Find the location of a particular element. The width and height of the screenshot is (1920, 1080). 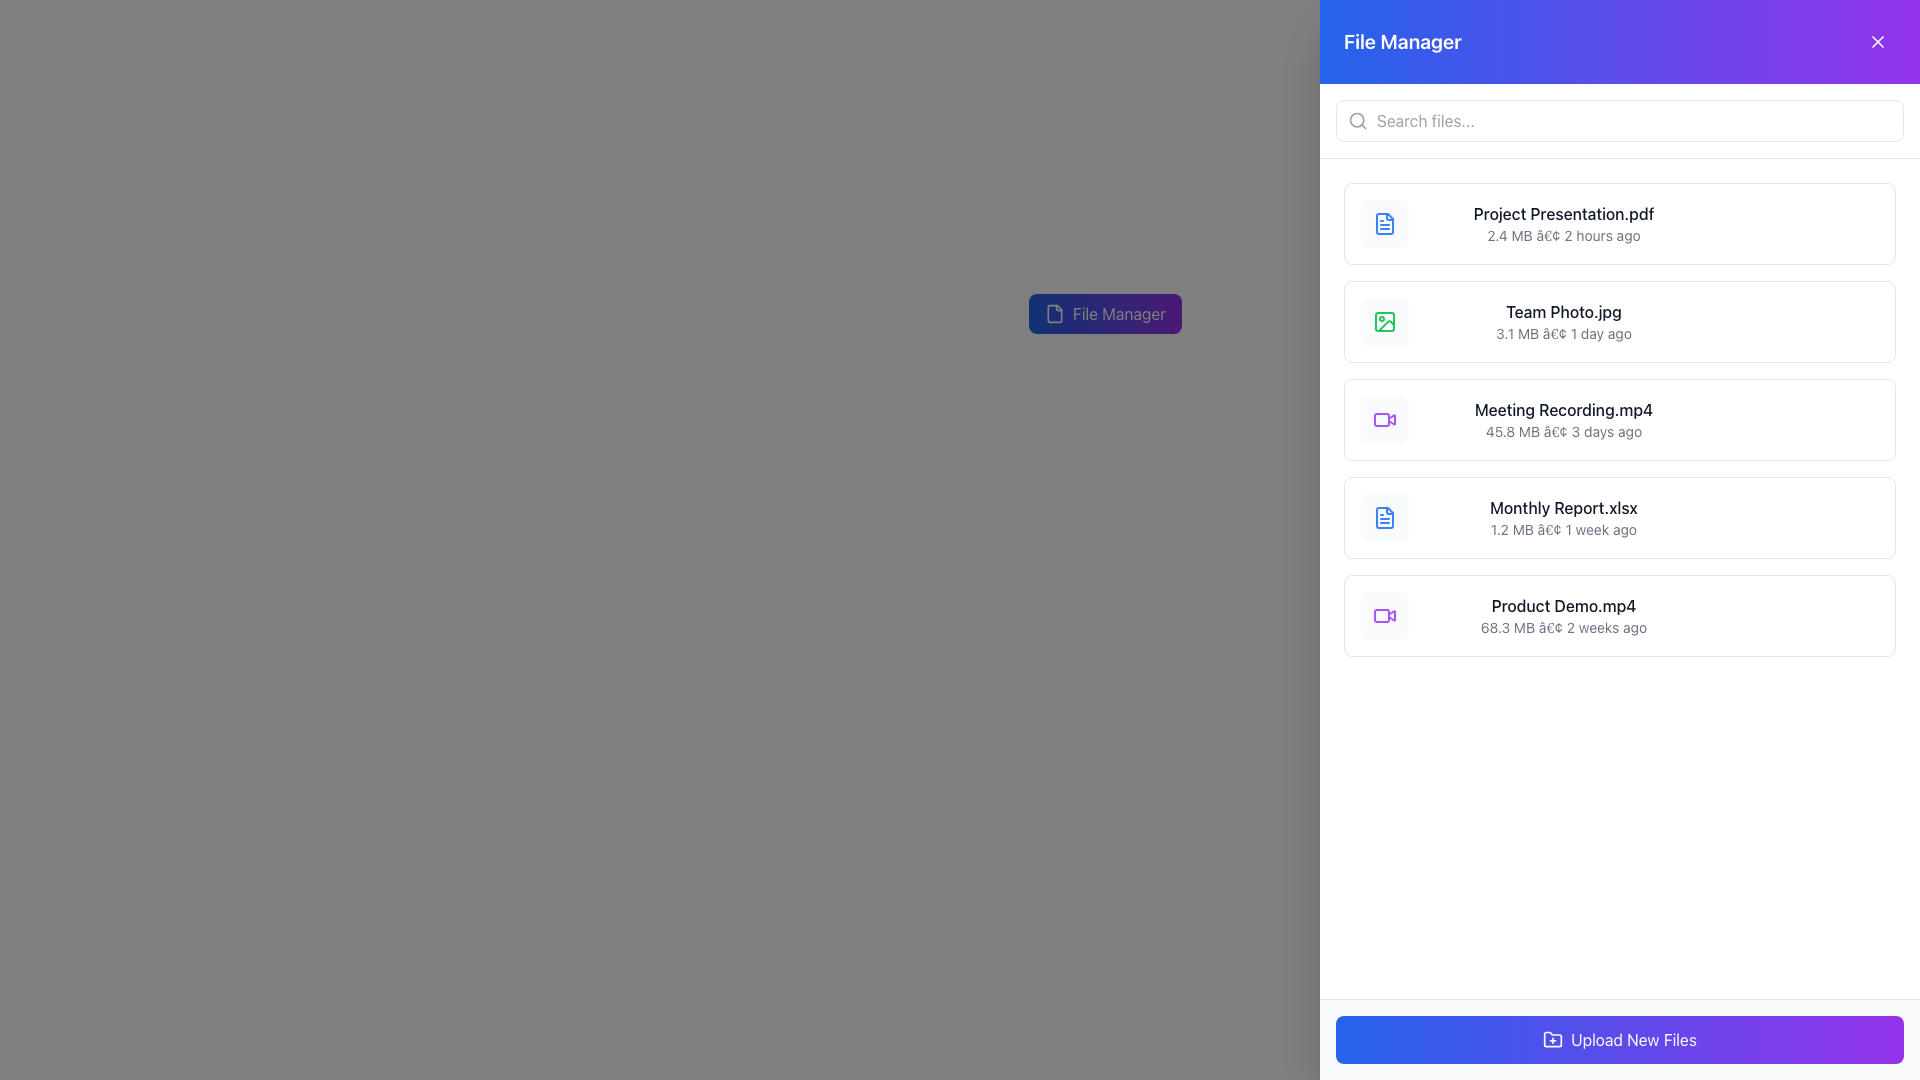

displayed information from the text label that provides file size and last modified time for 'Team Photo.jpg' located below the primary file name in the File Manager interface is located at coordinates (1563, 333).